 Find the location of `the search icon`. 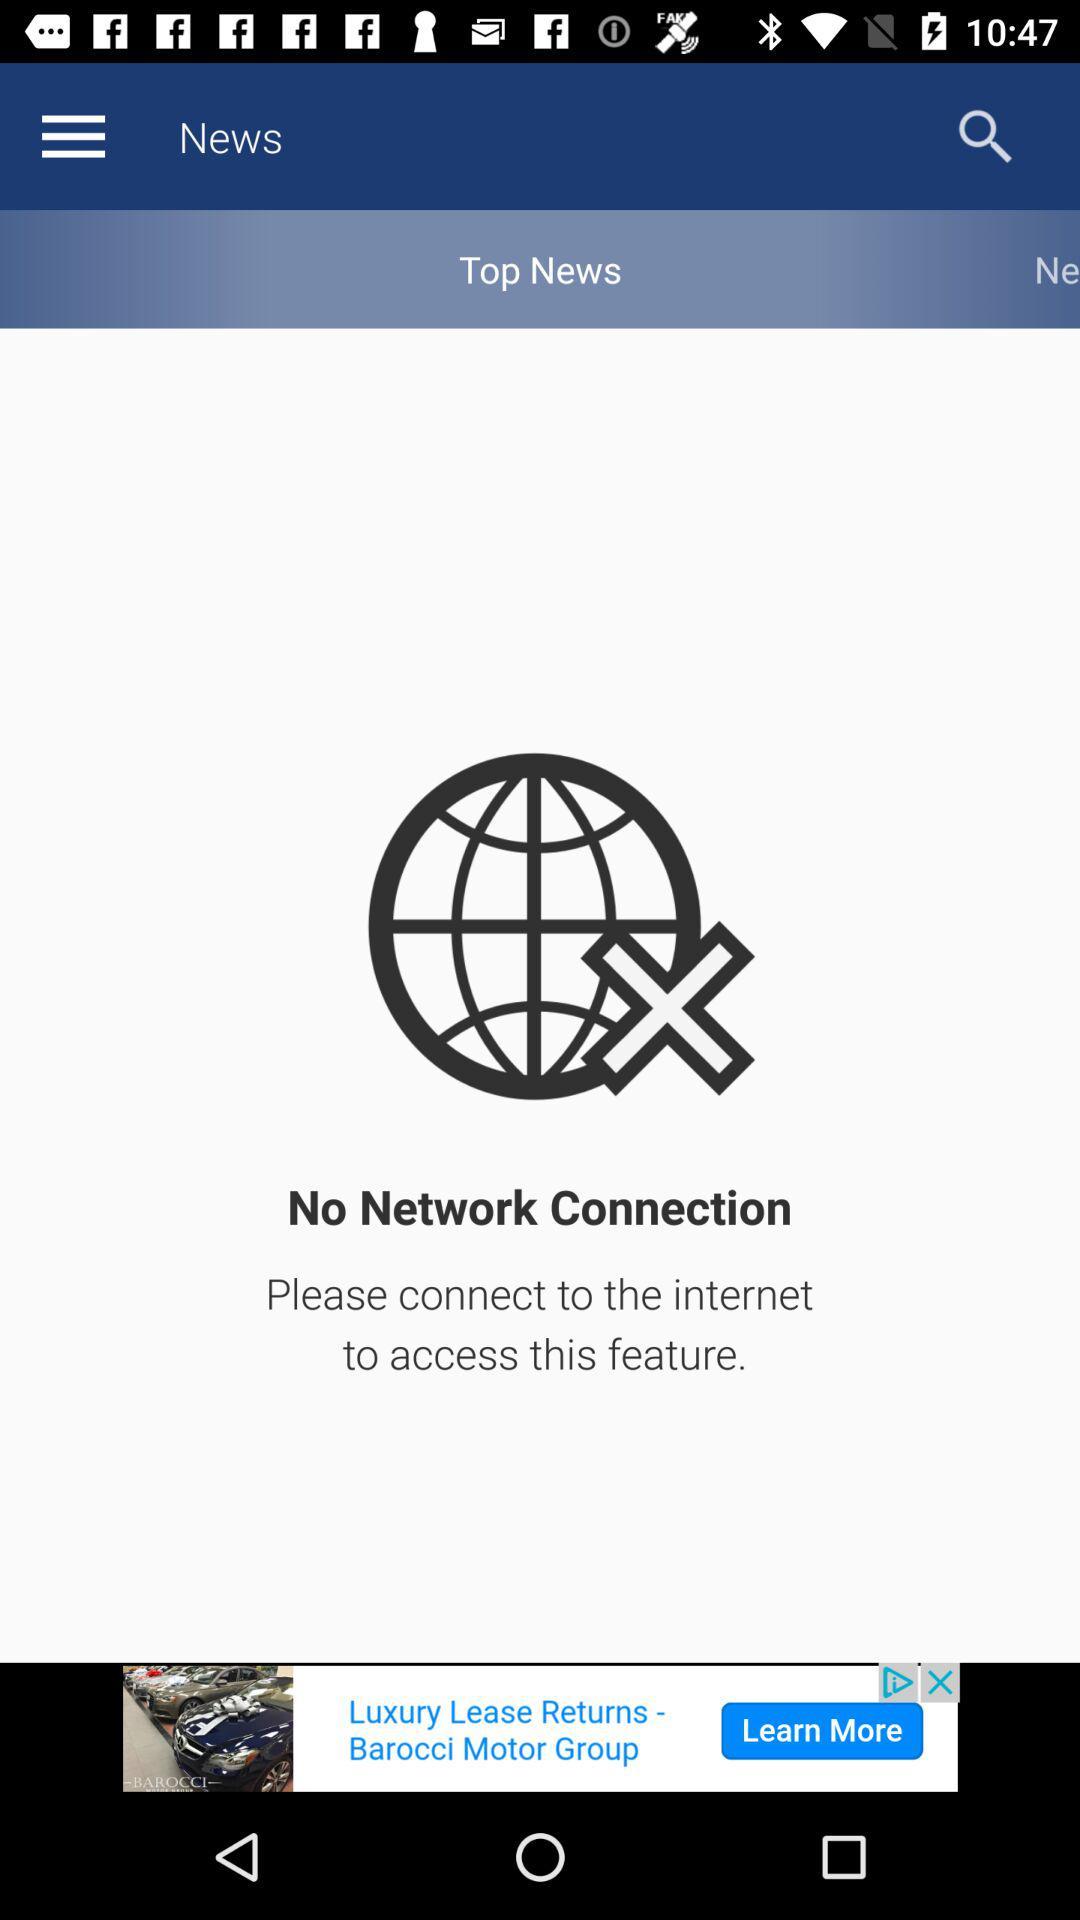

the search icon is located at coordinates (984, 135).